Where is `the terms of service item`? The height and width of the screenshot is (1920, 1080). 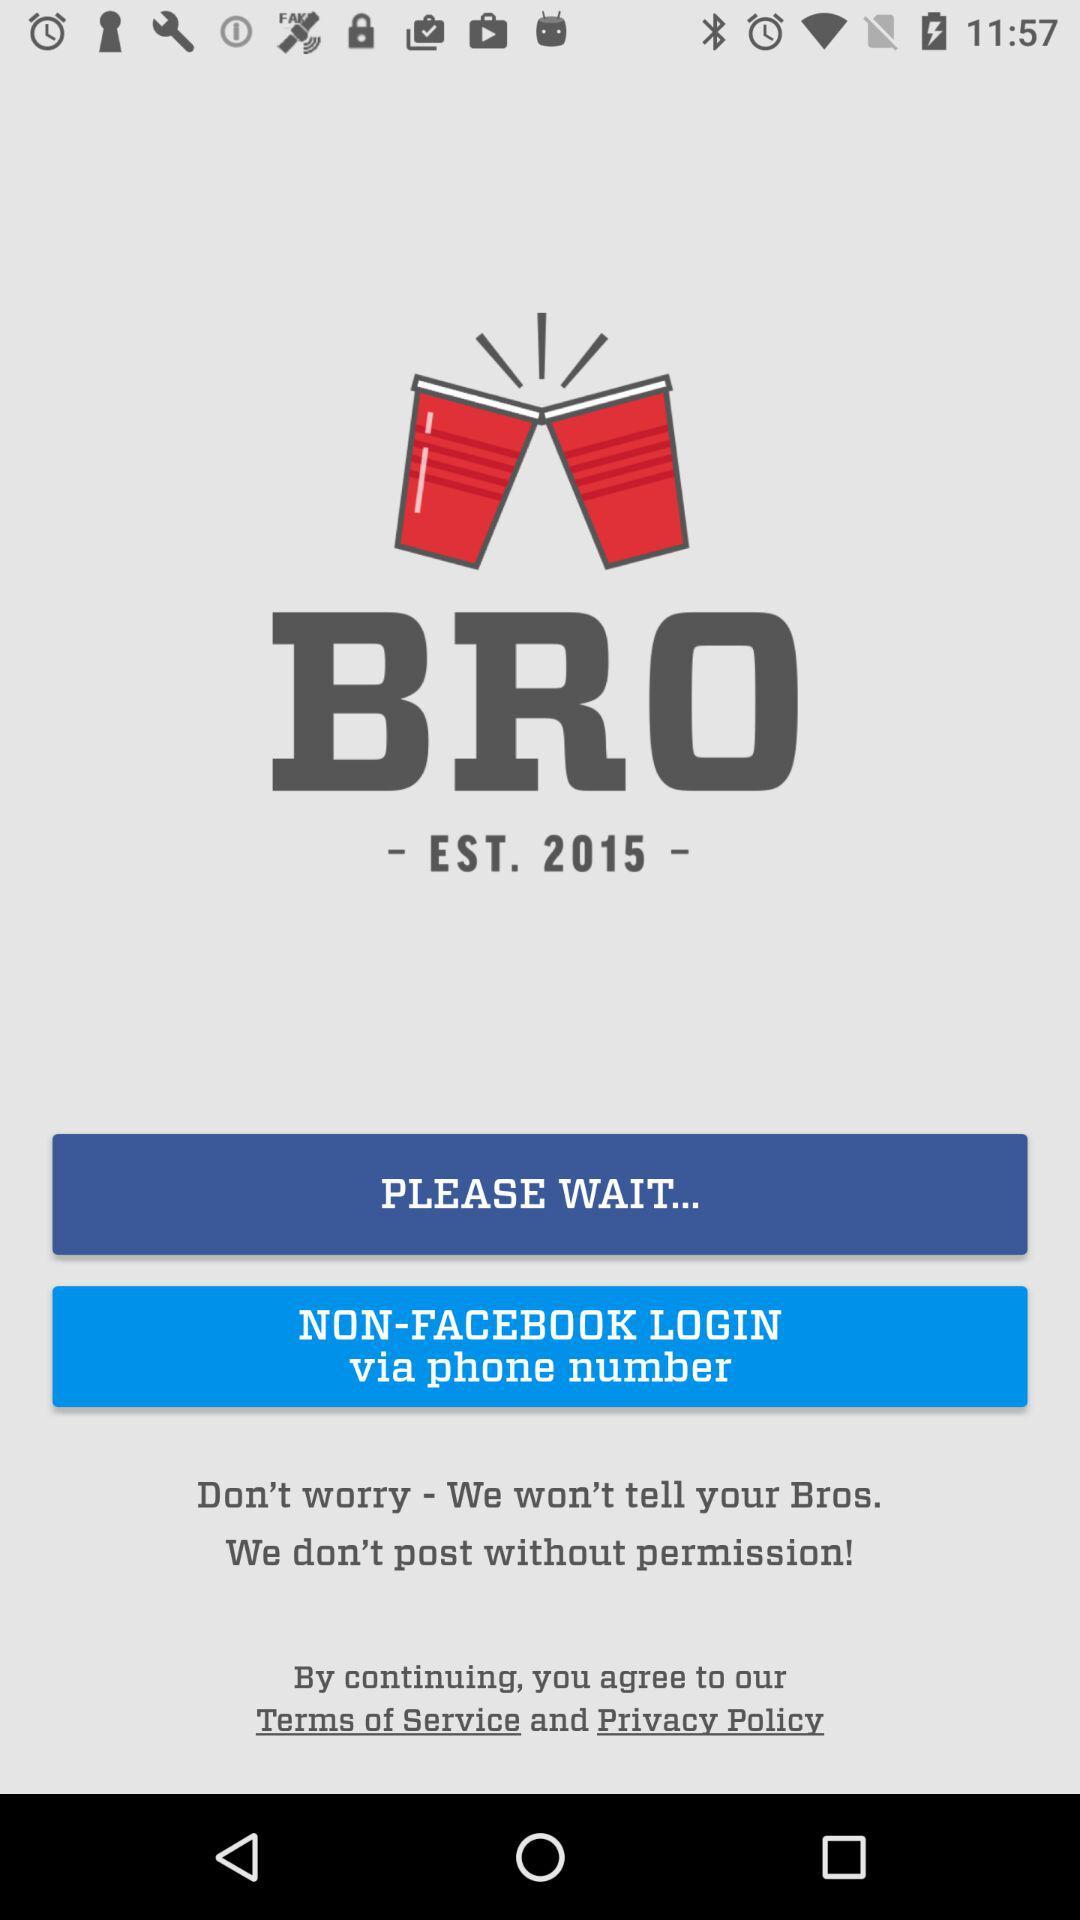 the terms of service item is located at coordinates (388, 1719).